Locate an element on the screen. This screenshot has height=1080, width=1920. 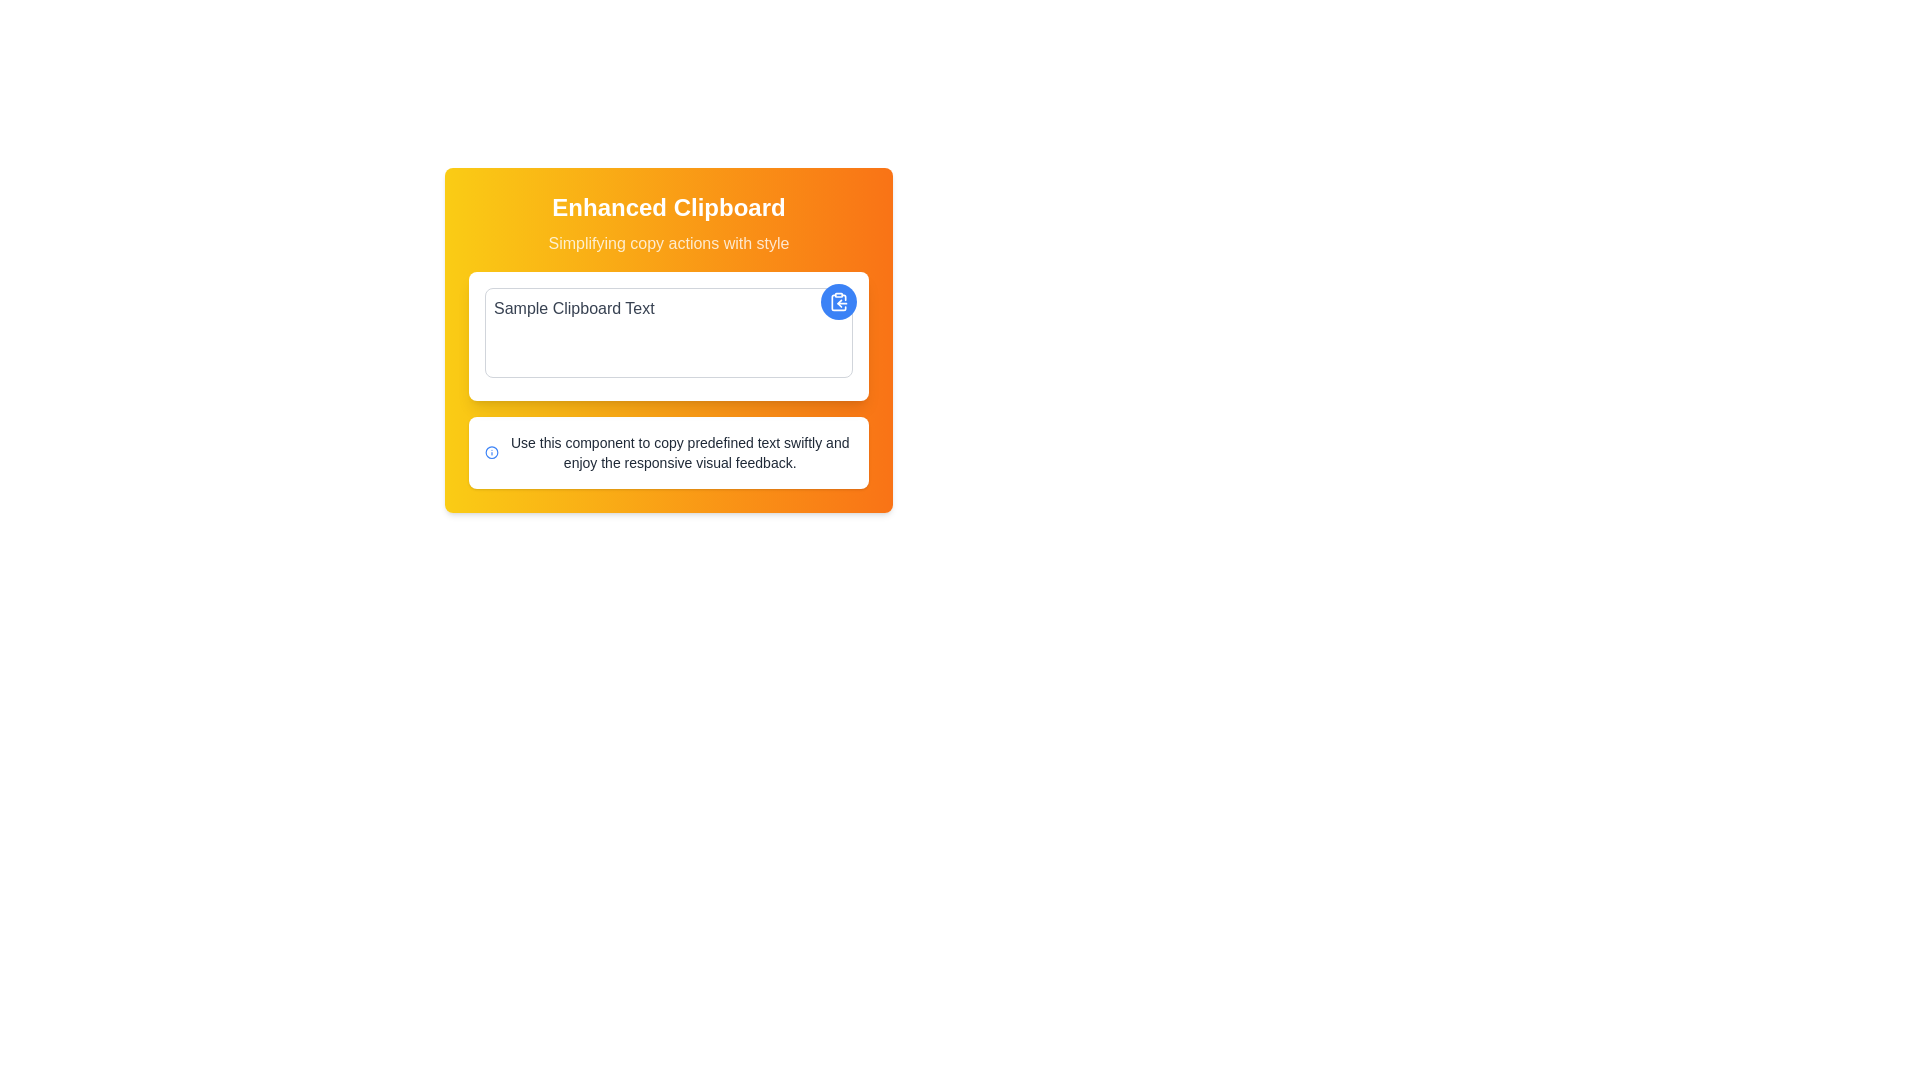
the decorative SVG graphical element located at the center of a small SVG icon in the top left corner of a card-like component is located at coordinates (492, 452).